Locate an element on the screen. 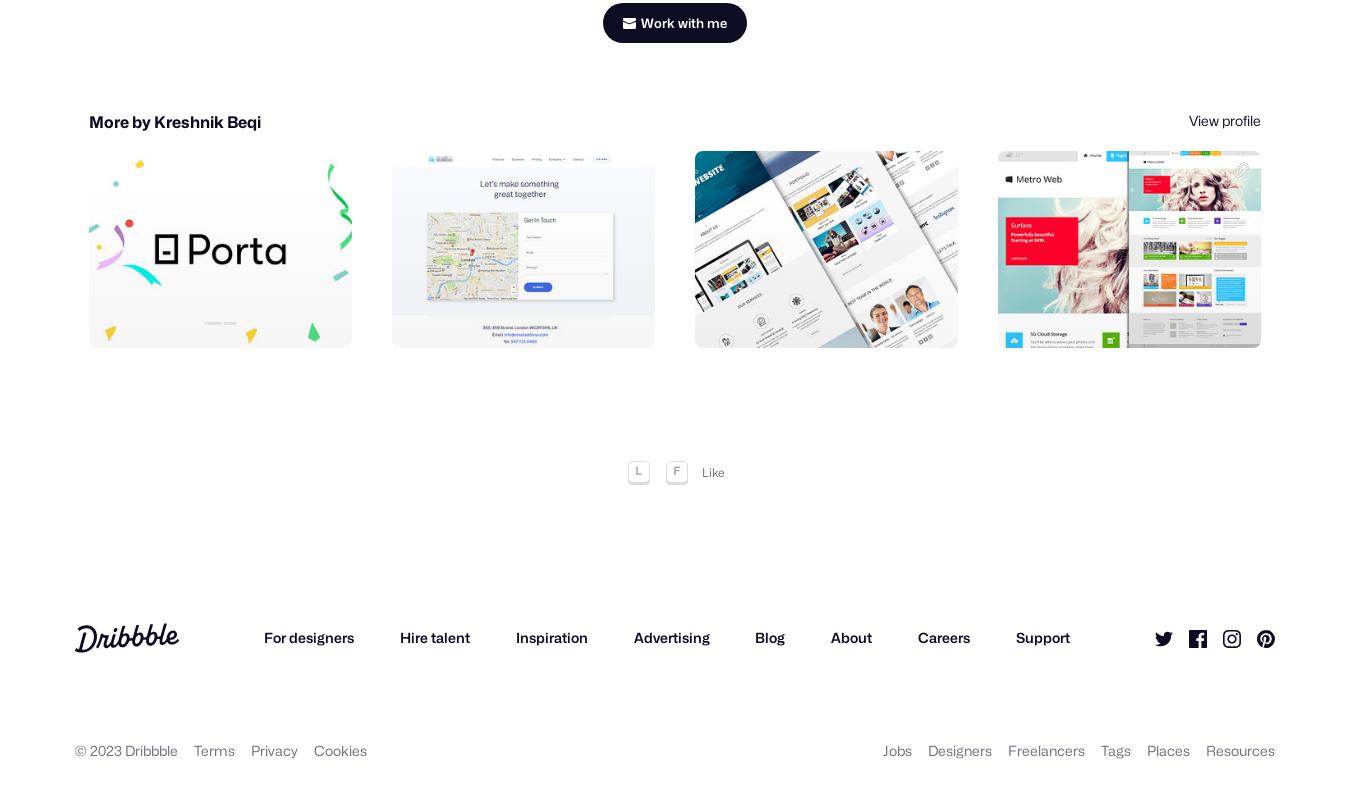 The image size is (1350, 809). 'Work with me' is located at coordinates (683, 8).